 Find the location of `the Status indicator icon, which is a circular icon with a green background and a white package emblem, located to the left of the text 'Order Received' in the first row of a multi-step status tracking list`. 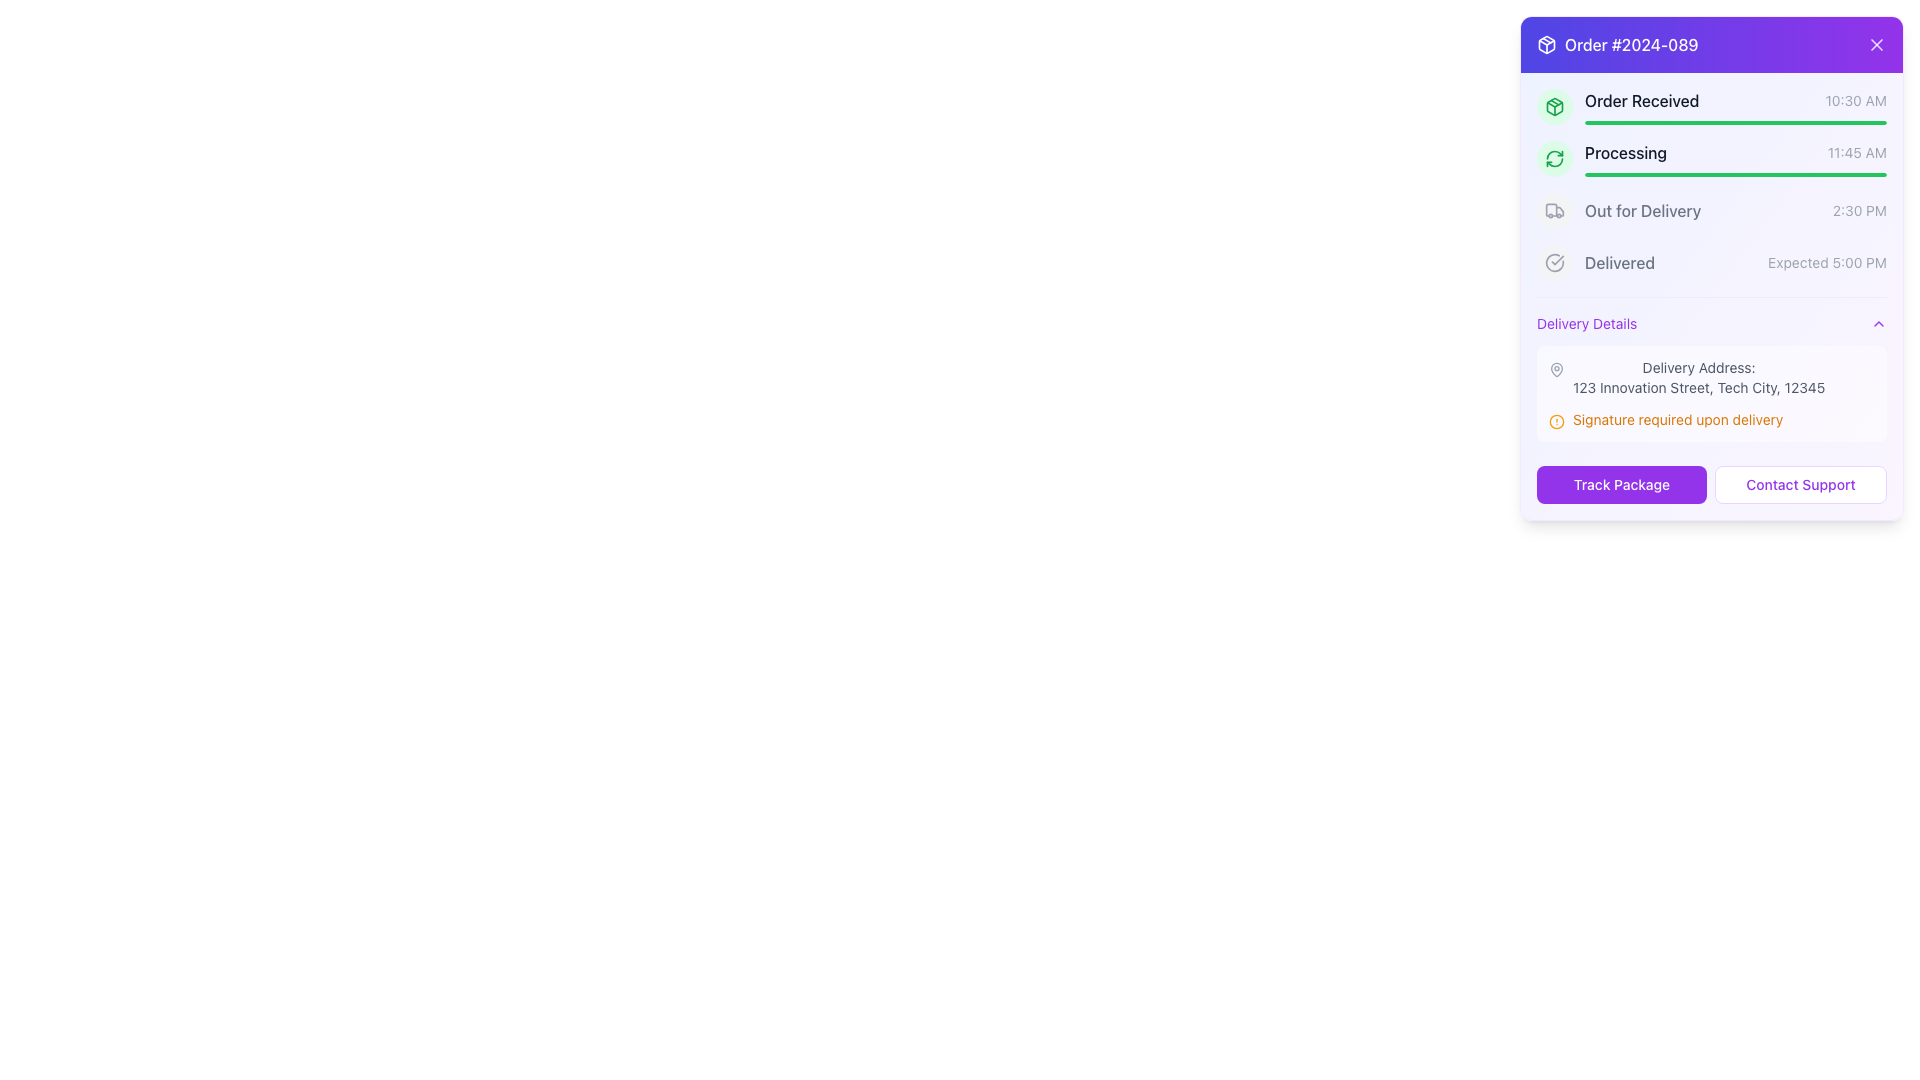

the Status indicator icon, which is a circular icon with a green background and a white package emblem, located to the left of the text 'Order Received' in the first row of a multi-step status tracking list is located at coordinates (1554, 107).